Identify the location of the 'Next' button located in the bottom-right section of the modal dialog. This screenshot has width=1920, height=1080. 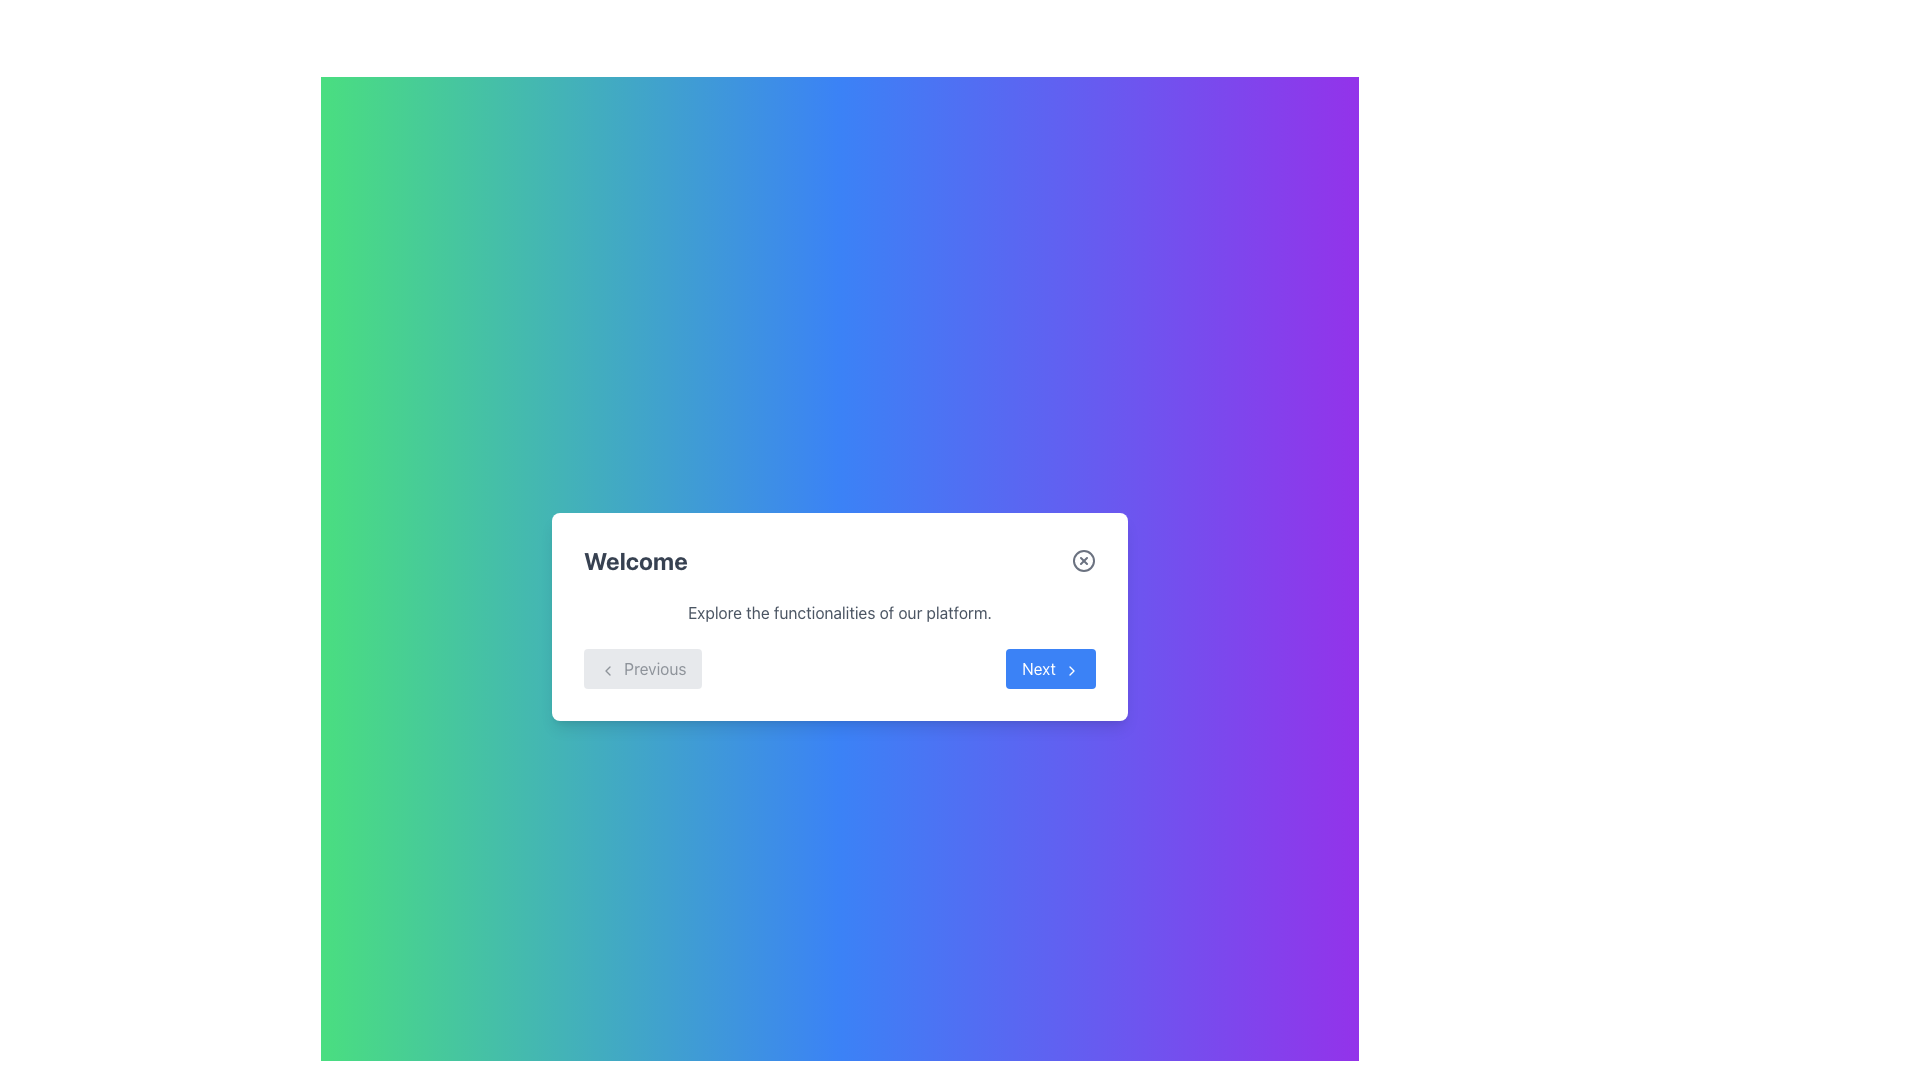
(1050, 668).